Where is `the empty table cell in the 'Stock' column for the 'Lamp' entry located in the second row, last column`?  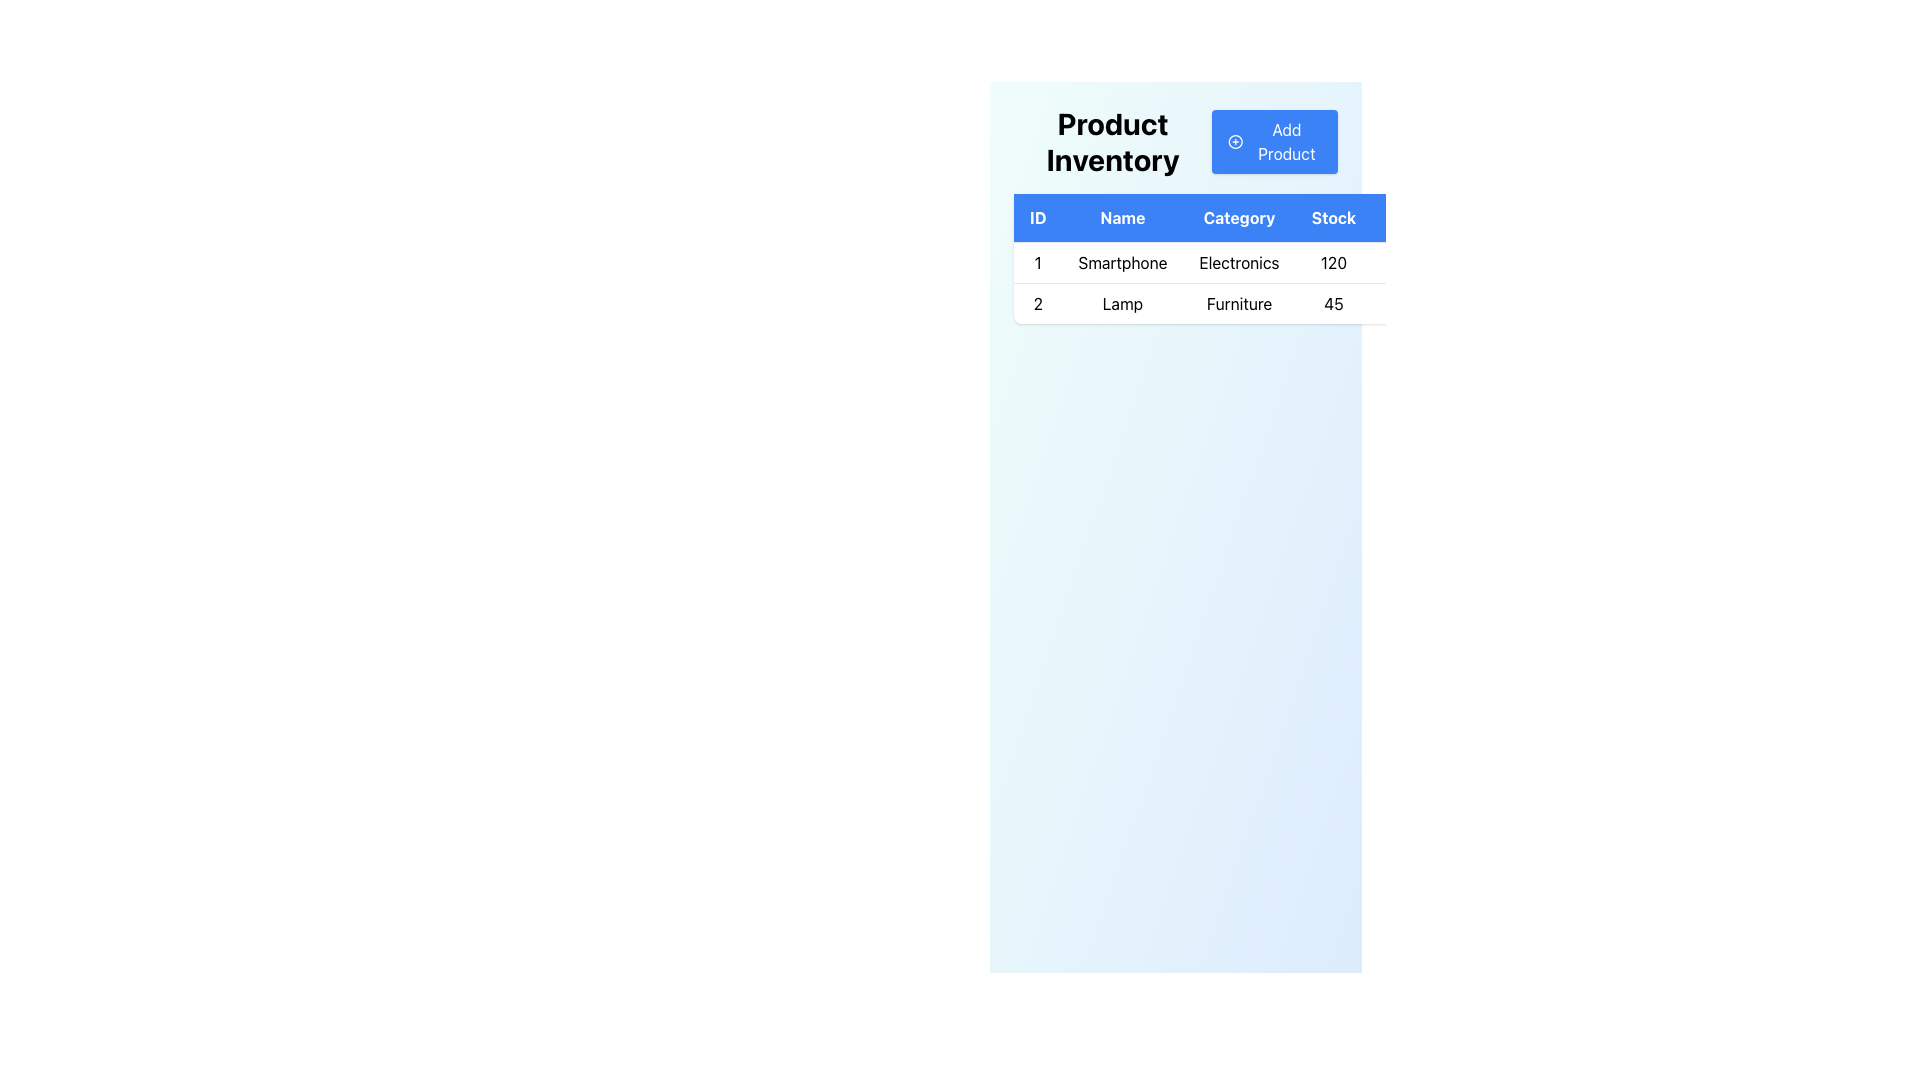 the empty table cell in the 'Stock' column for the 'Lamp' entry located in the second row, last column is located at coordinates (1416, 303).